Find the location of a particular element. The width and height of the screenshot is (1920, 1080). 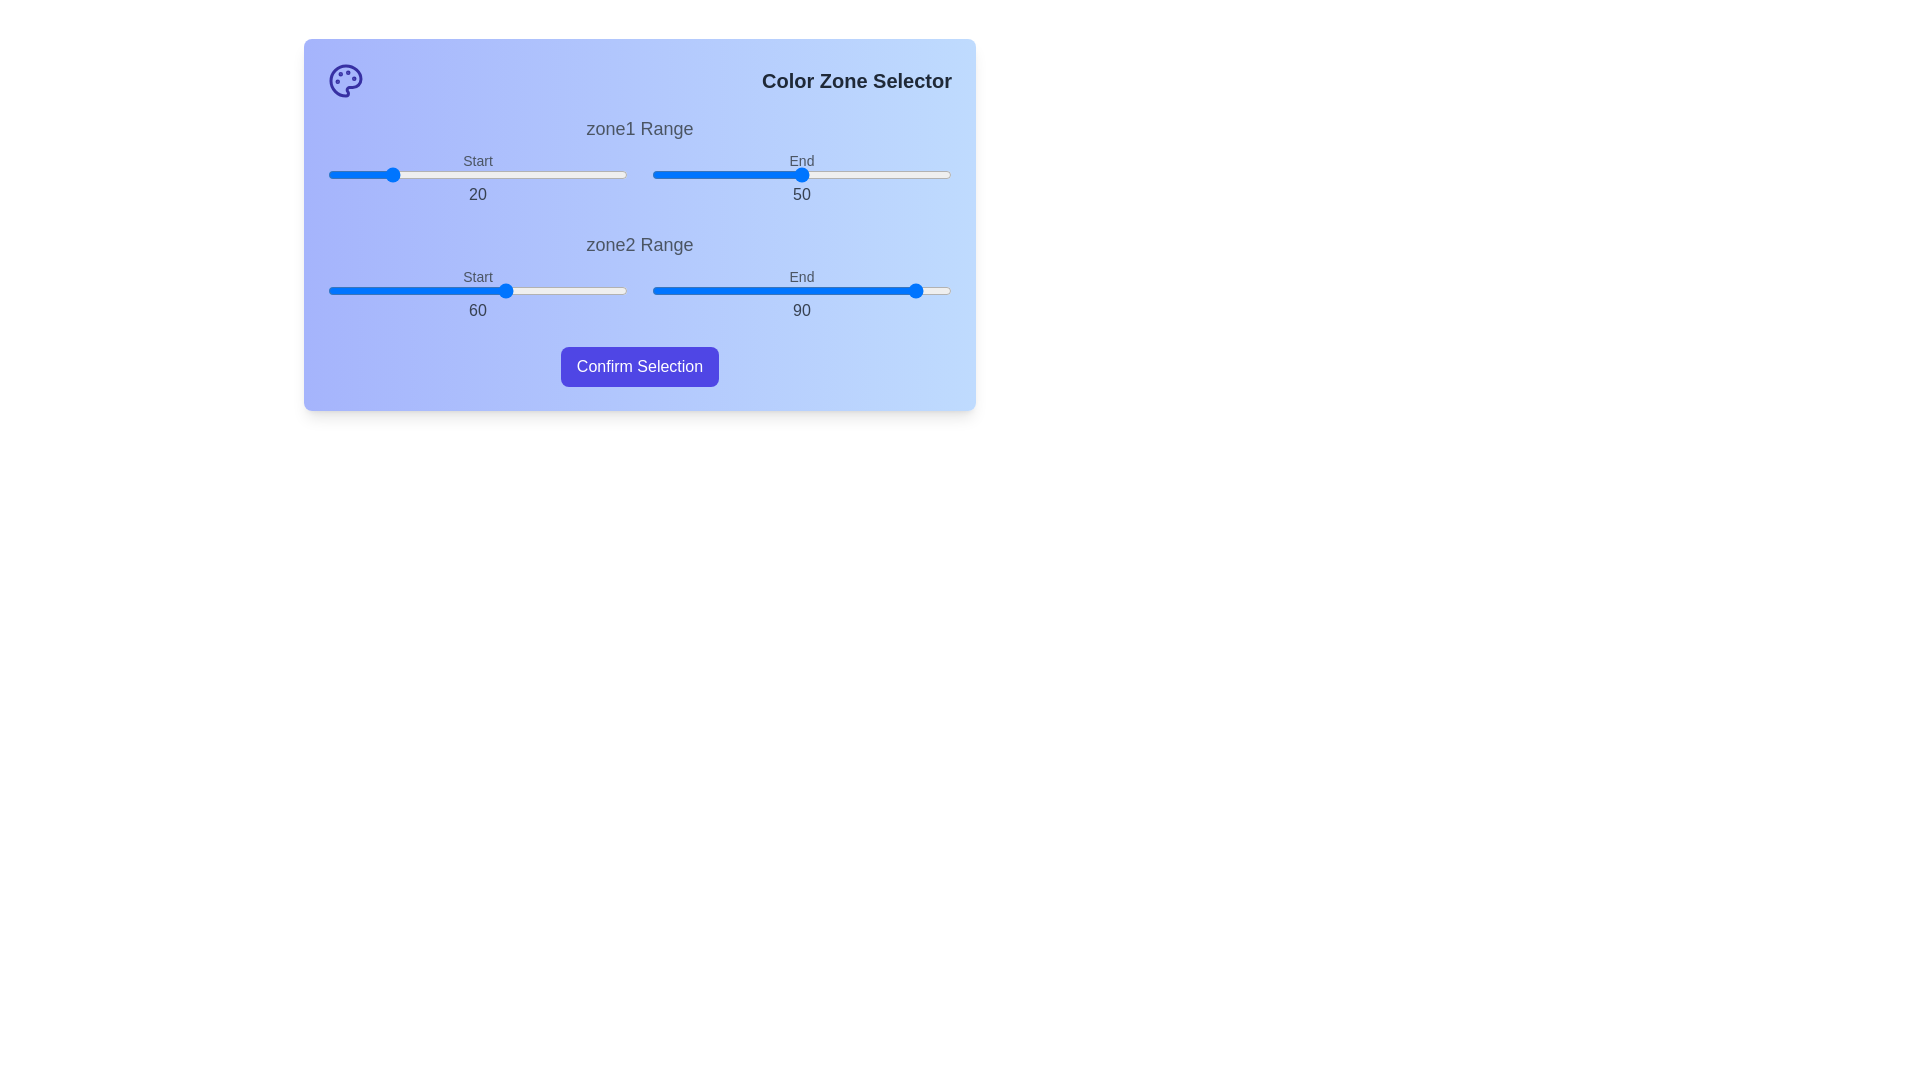

the start range slider for zone1 to 56 is located at coordinates (495, 173).